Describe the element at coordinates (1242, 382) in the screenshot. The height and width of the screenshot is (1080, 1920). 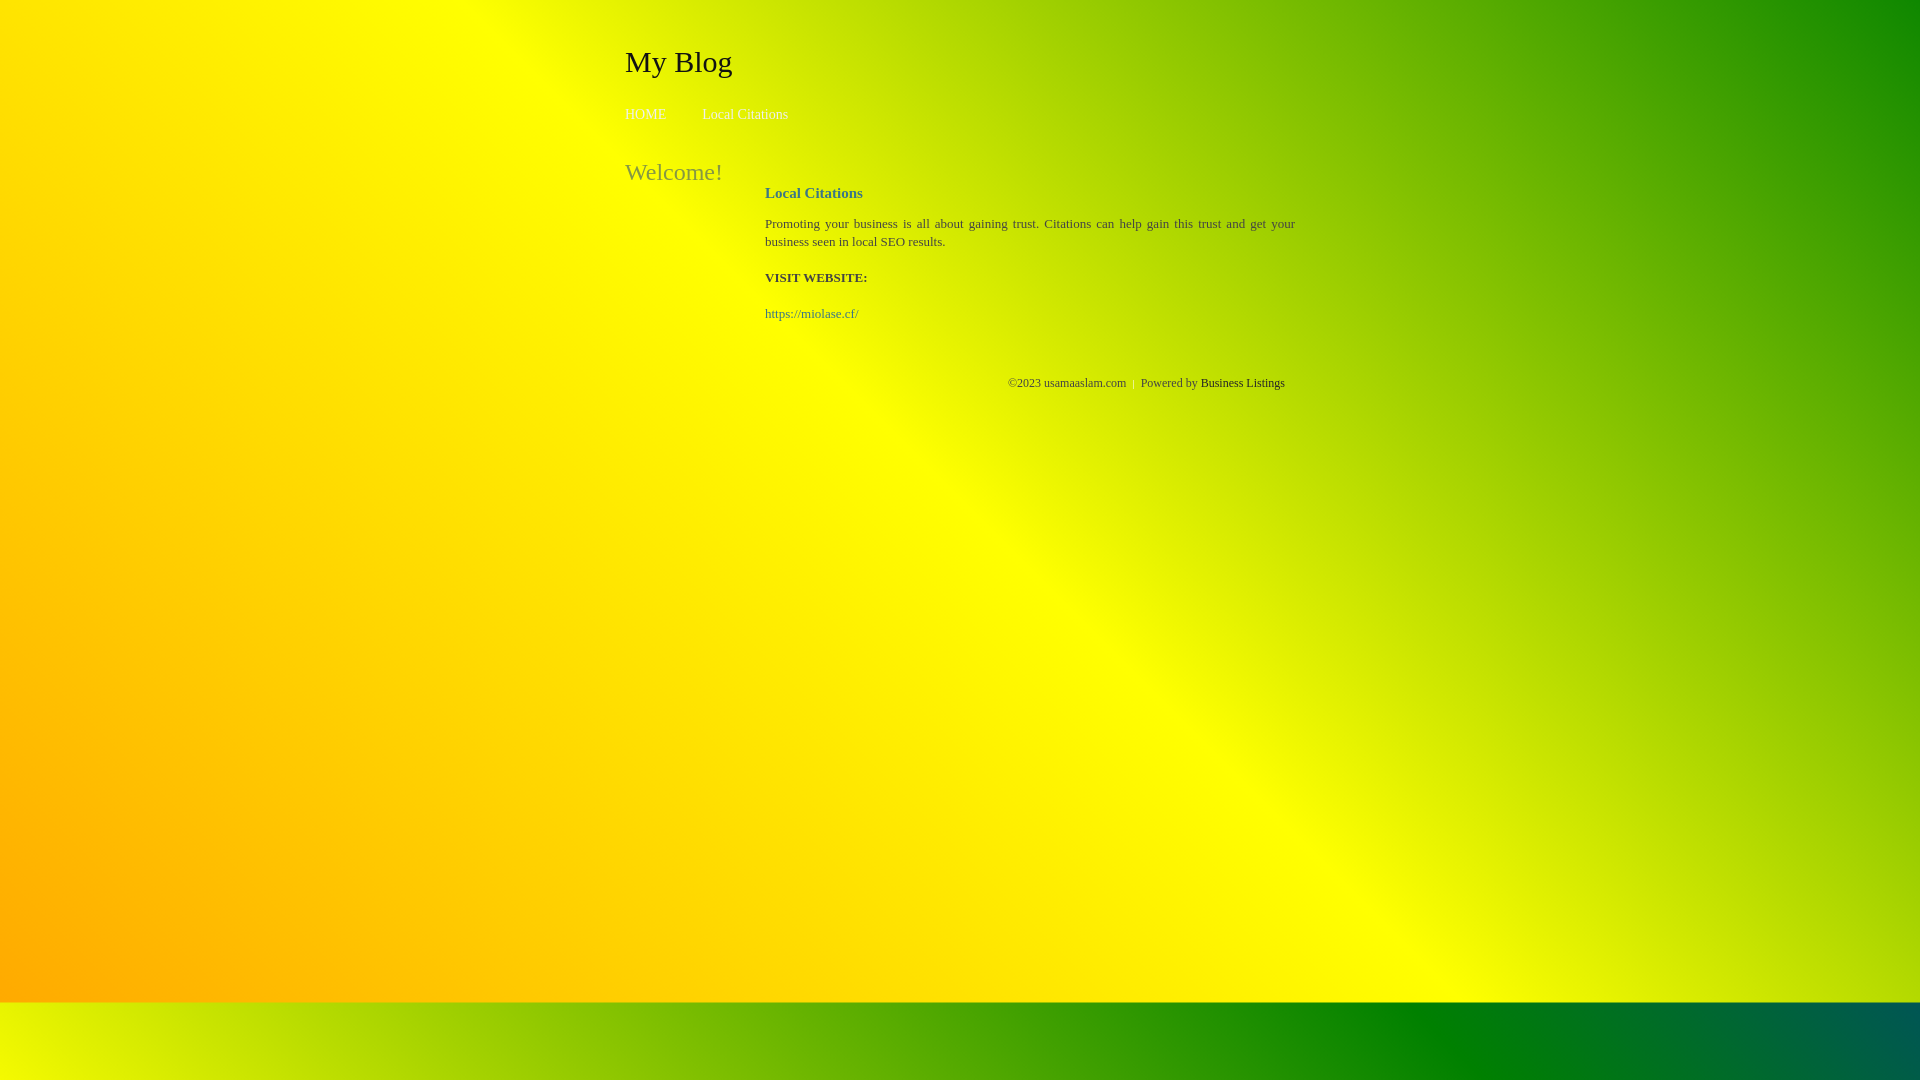
I see `'Business Listings'` at that location.